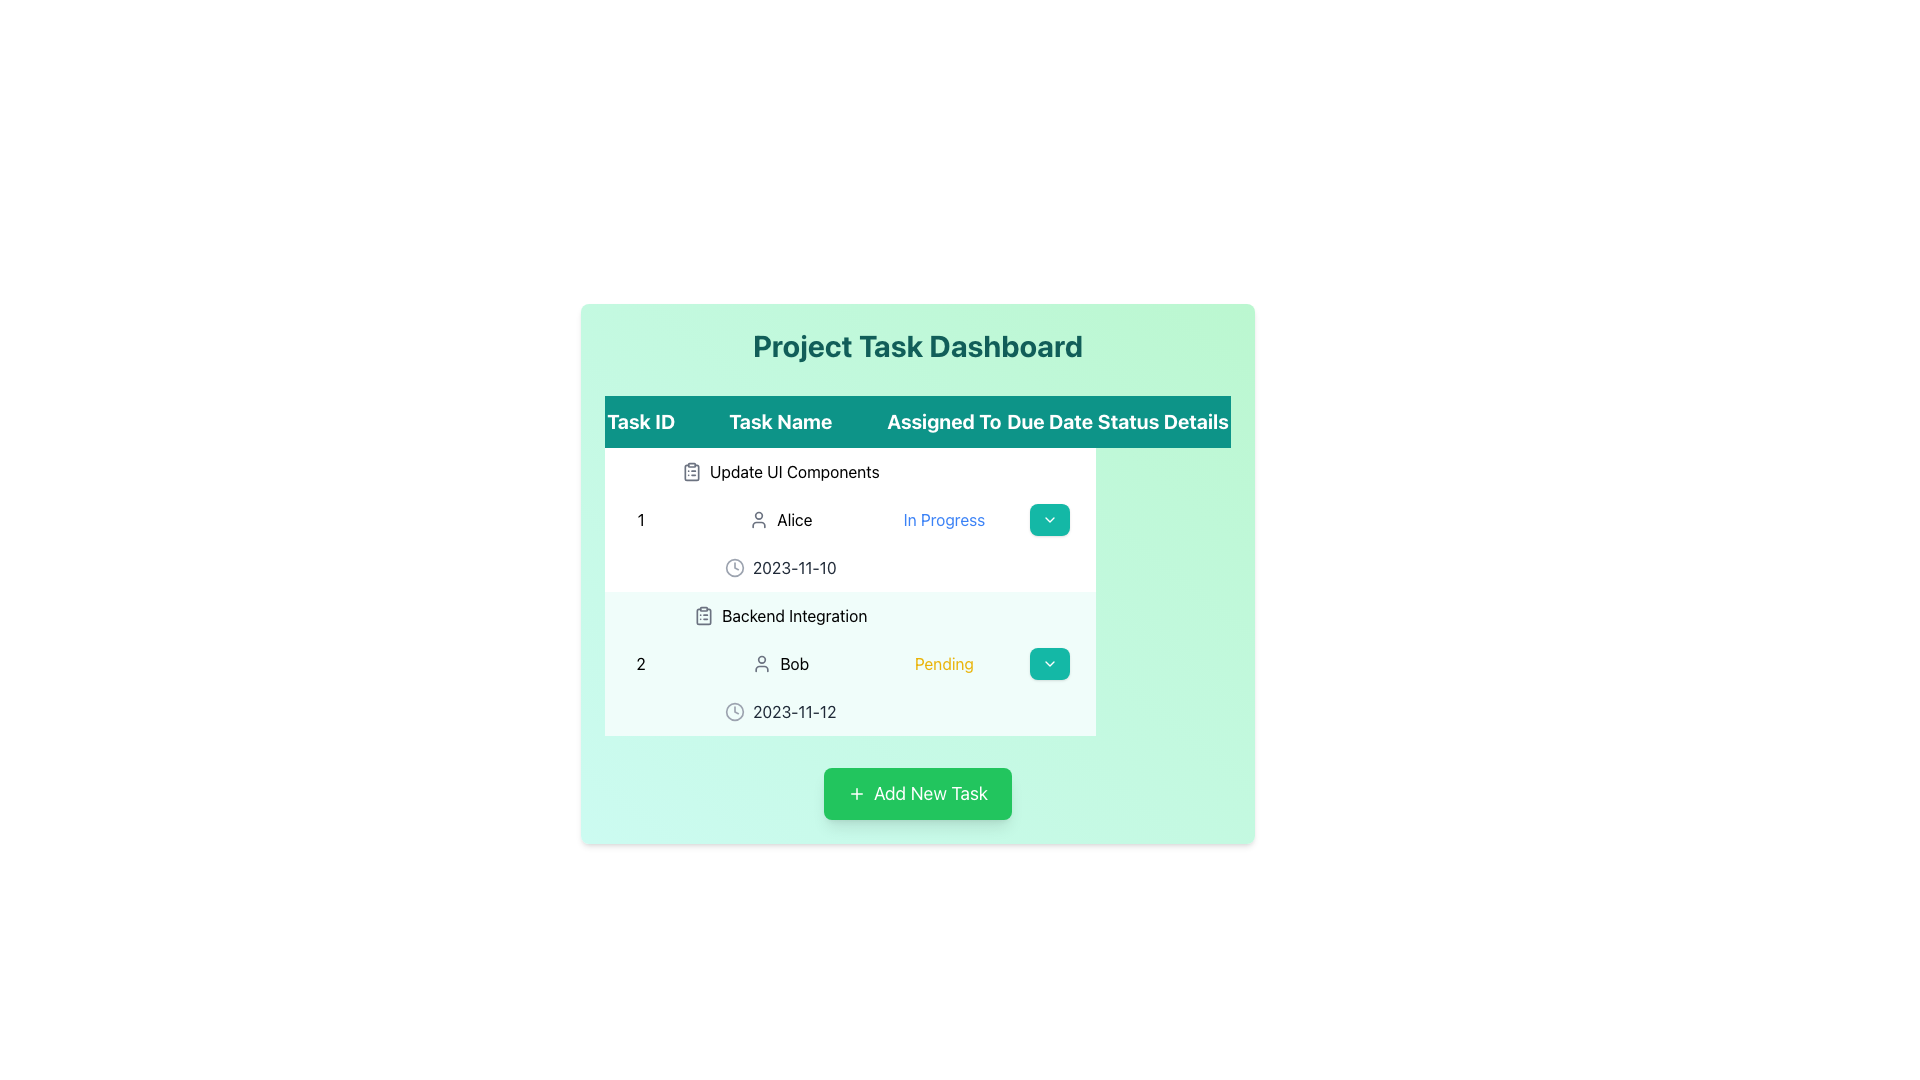 This screenshot has width=1920, height=1080. I want to click on the dropdown toggle button in the last column of the second row, which corresponds to Task ID '2' and Task Name 'Backend Integration', so click(1049, 663).